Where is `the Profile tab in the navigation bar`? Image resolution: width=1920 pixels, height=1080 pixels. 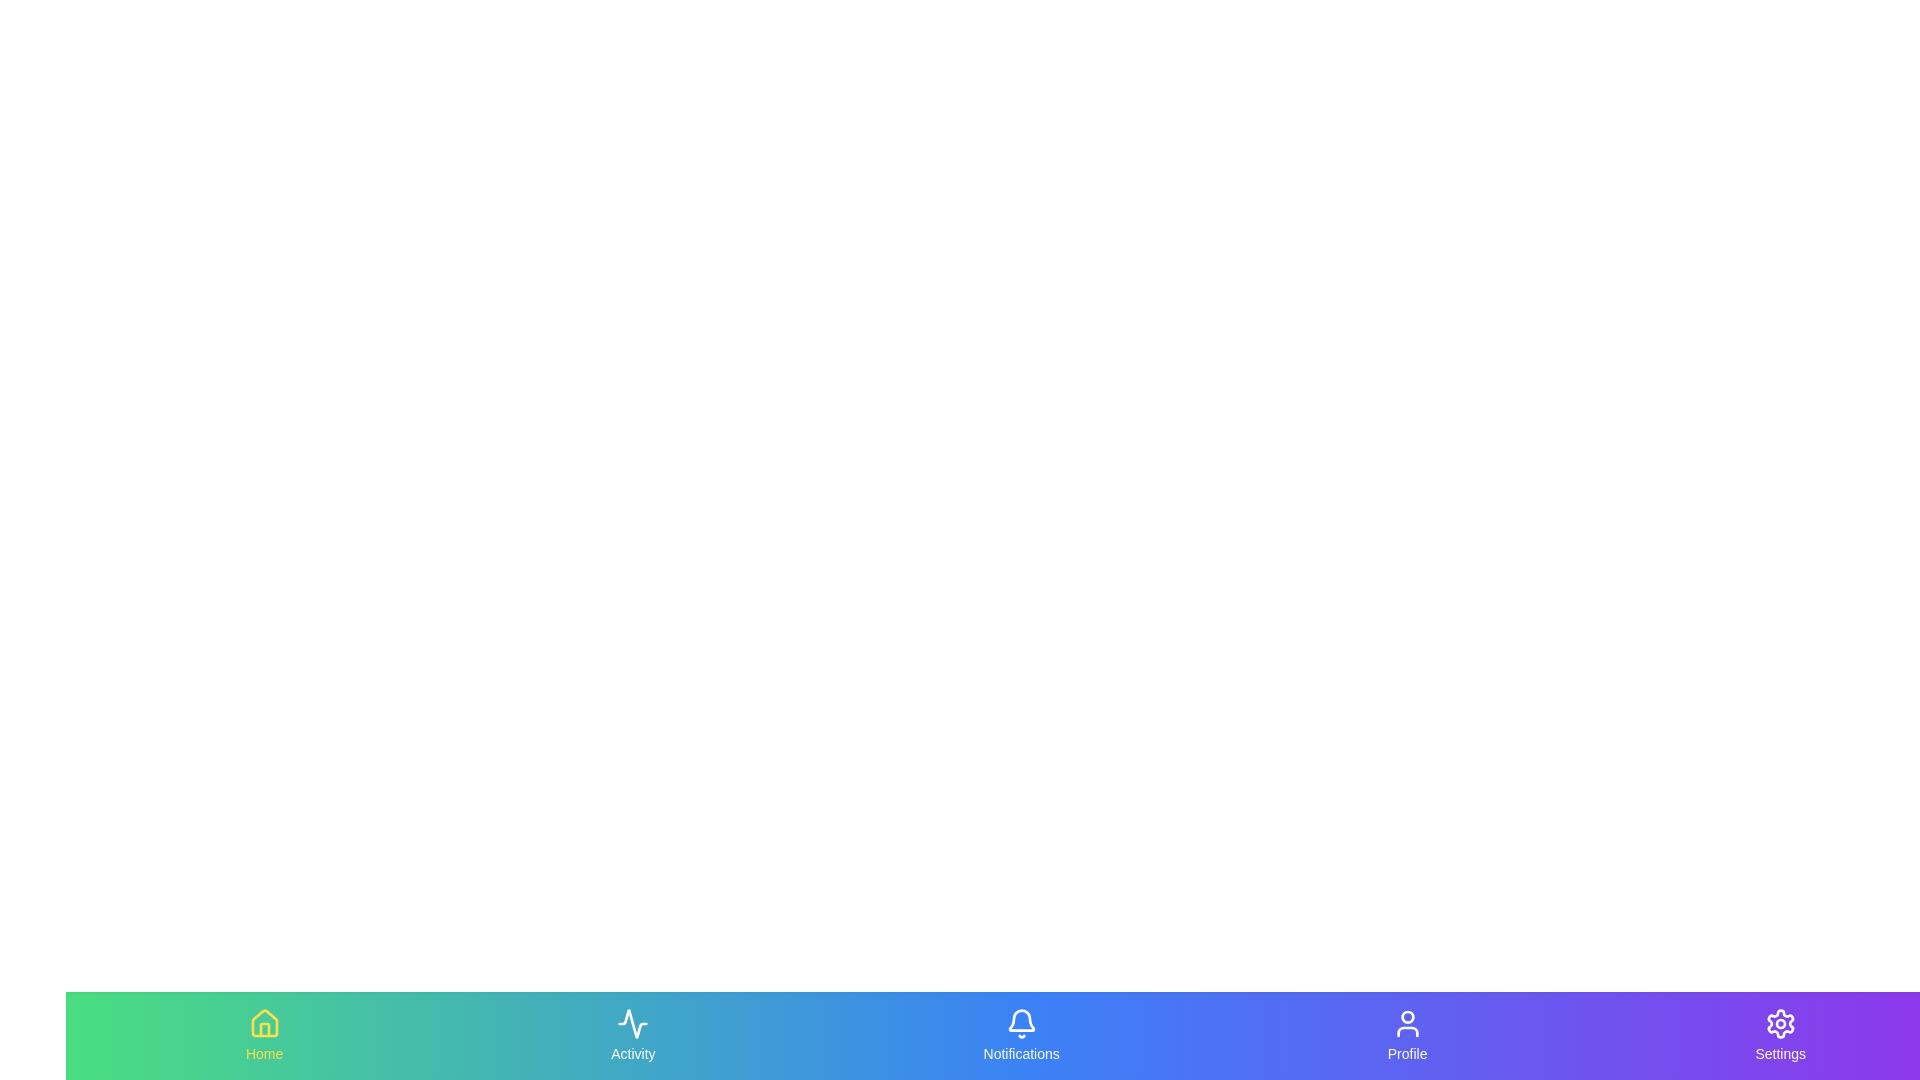
the Profile tab in the navigation bar is located at coordinates (1406, 1035).